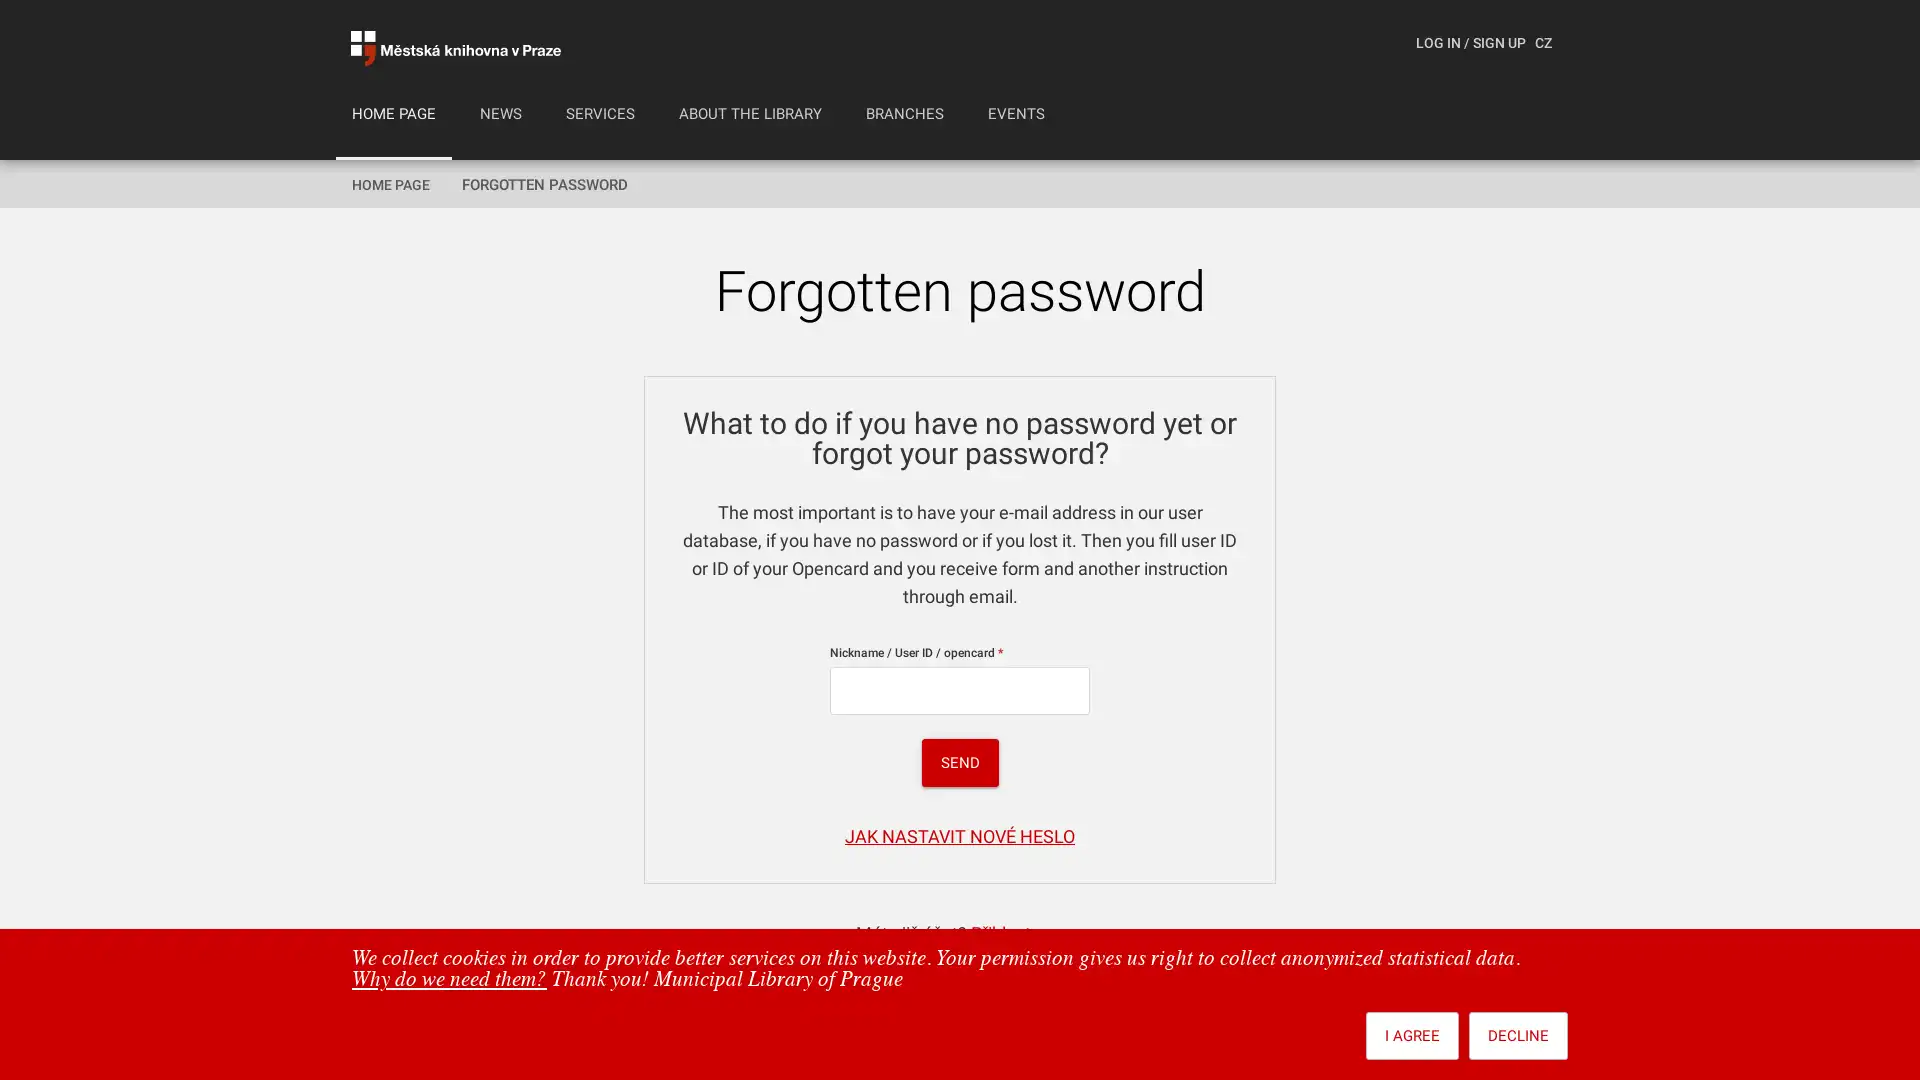 The image size is (1920, 1080). Describe the element at coordinates (1410, 1035) in the screenshot. I see `I AGREE` at that location.